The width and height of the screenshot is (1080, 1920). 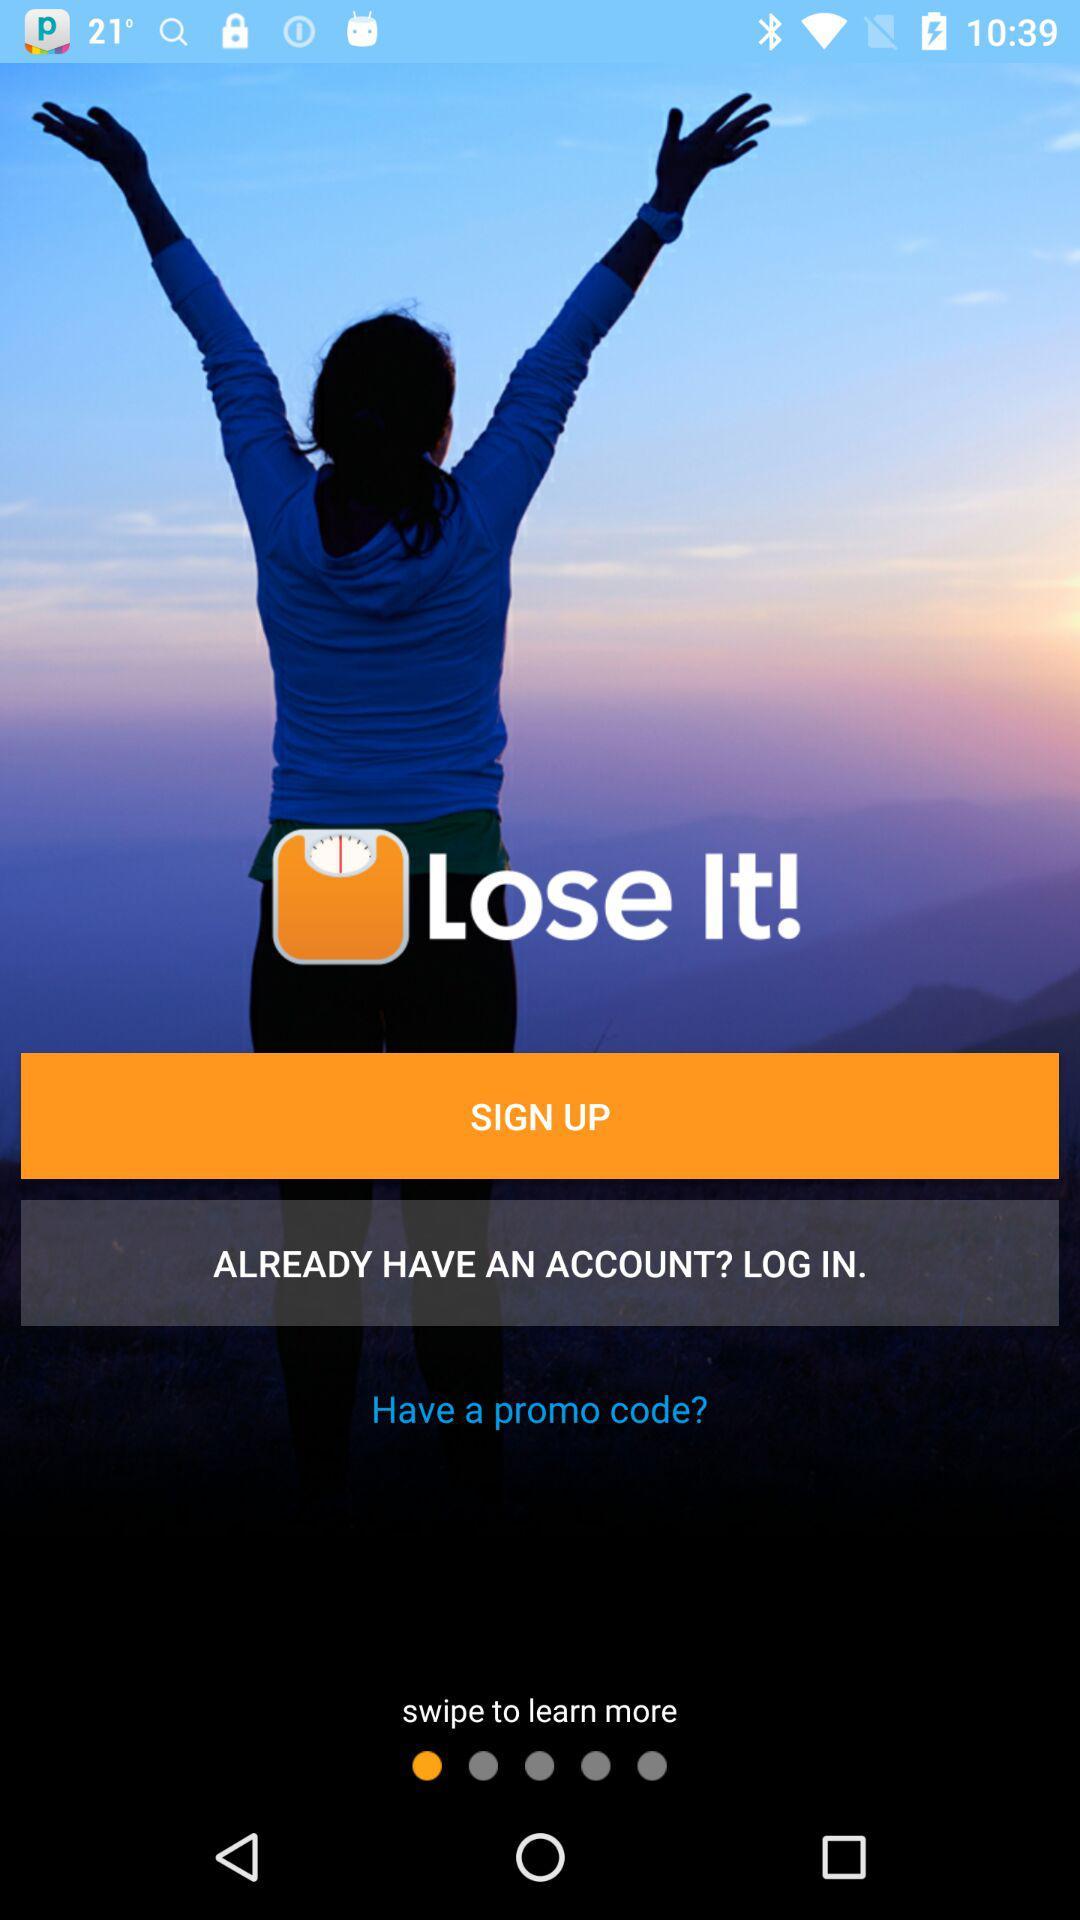 What do you see at coordinates (538, 1407) in the screenshot?
I see `icon below the already have an` at bounding box center [538, 1407].